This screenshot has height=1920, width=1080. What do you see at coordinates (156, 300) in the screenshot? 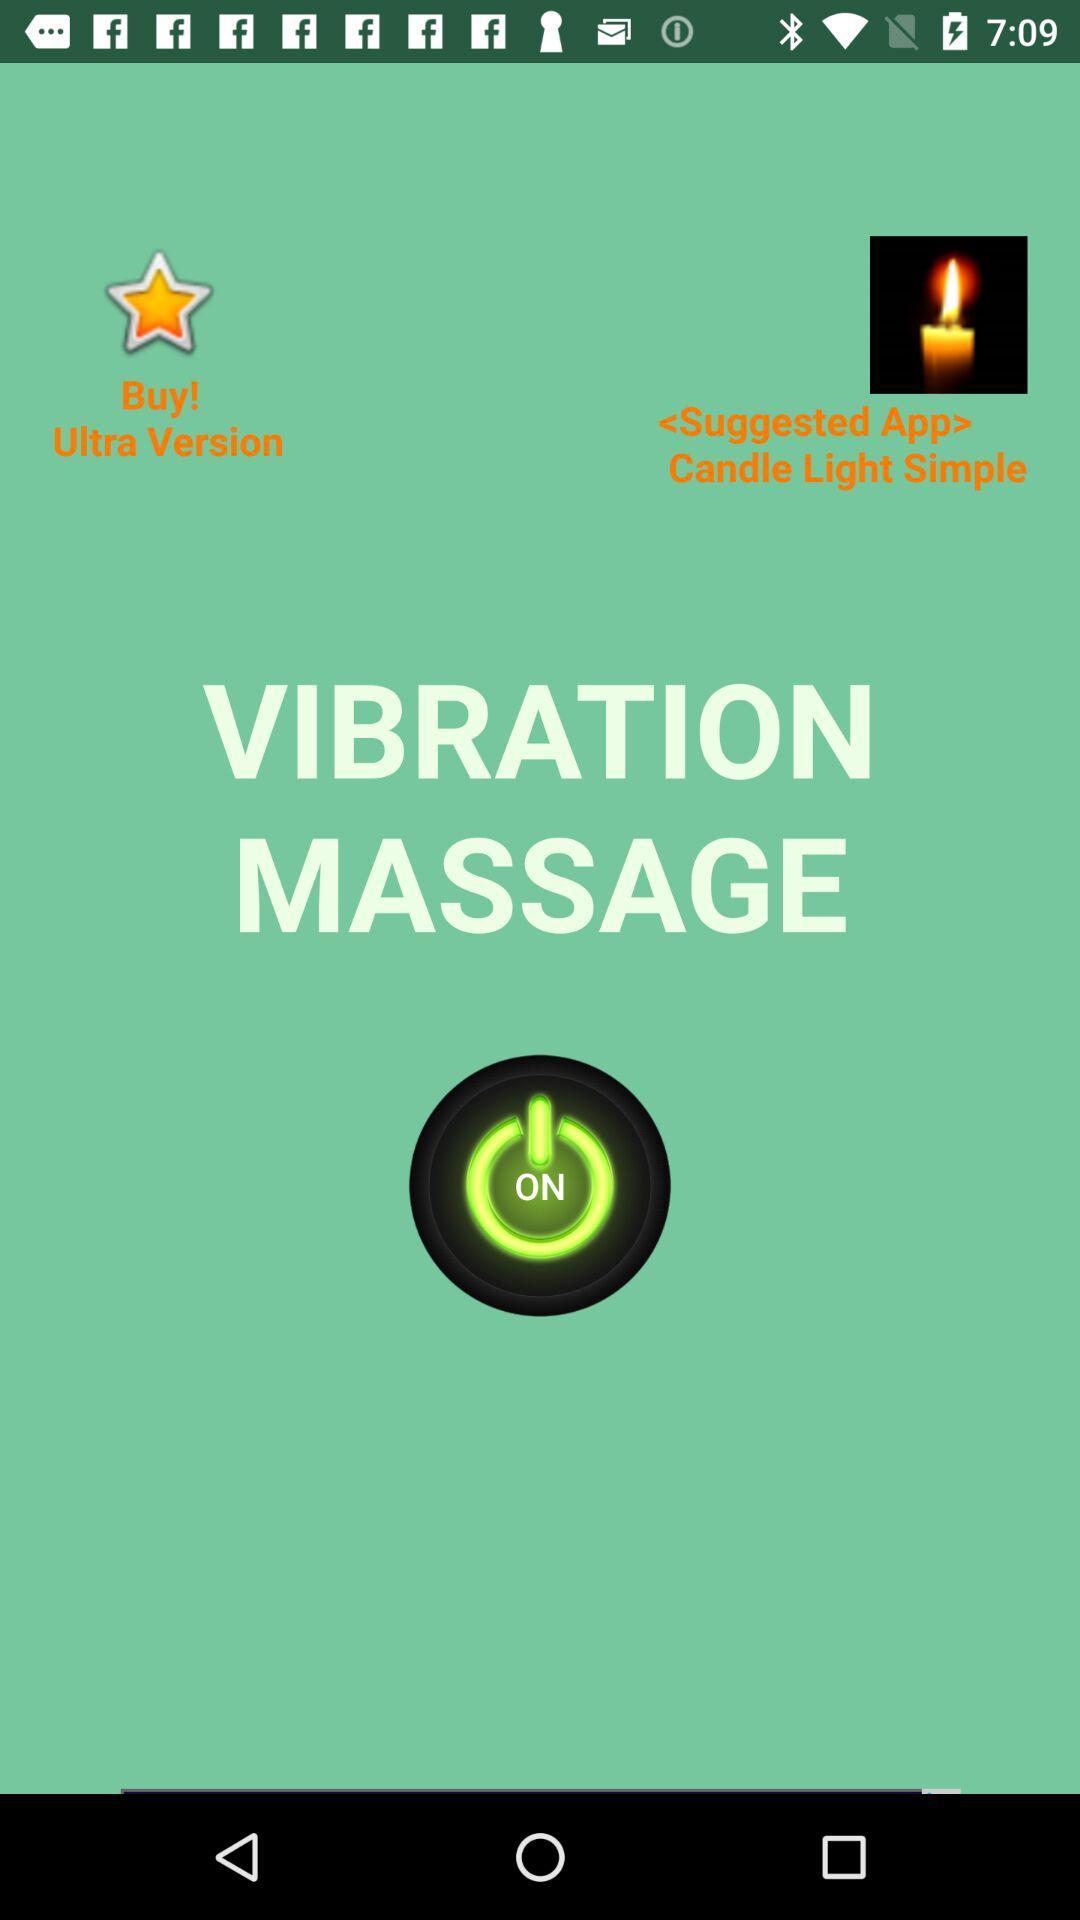
I see `app logo` at bounding box center [156, 300].